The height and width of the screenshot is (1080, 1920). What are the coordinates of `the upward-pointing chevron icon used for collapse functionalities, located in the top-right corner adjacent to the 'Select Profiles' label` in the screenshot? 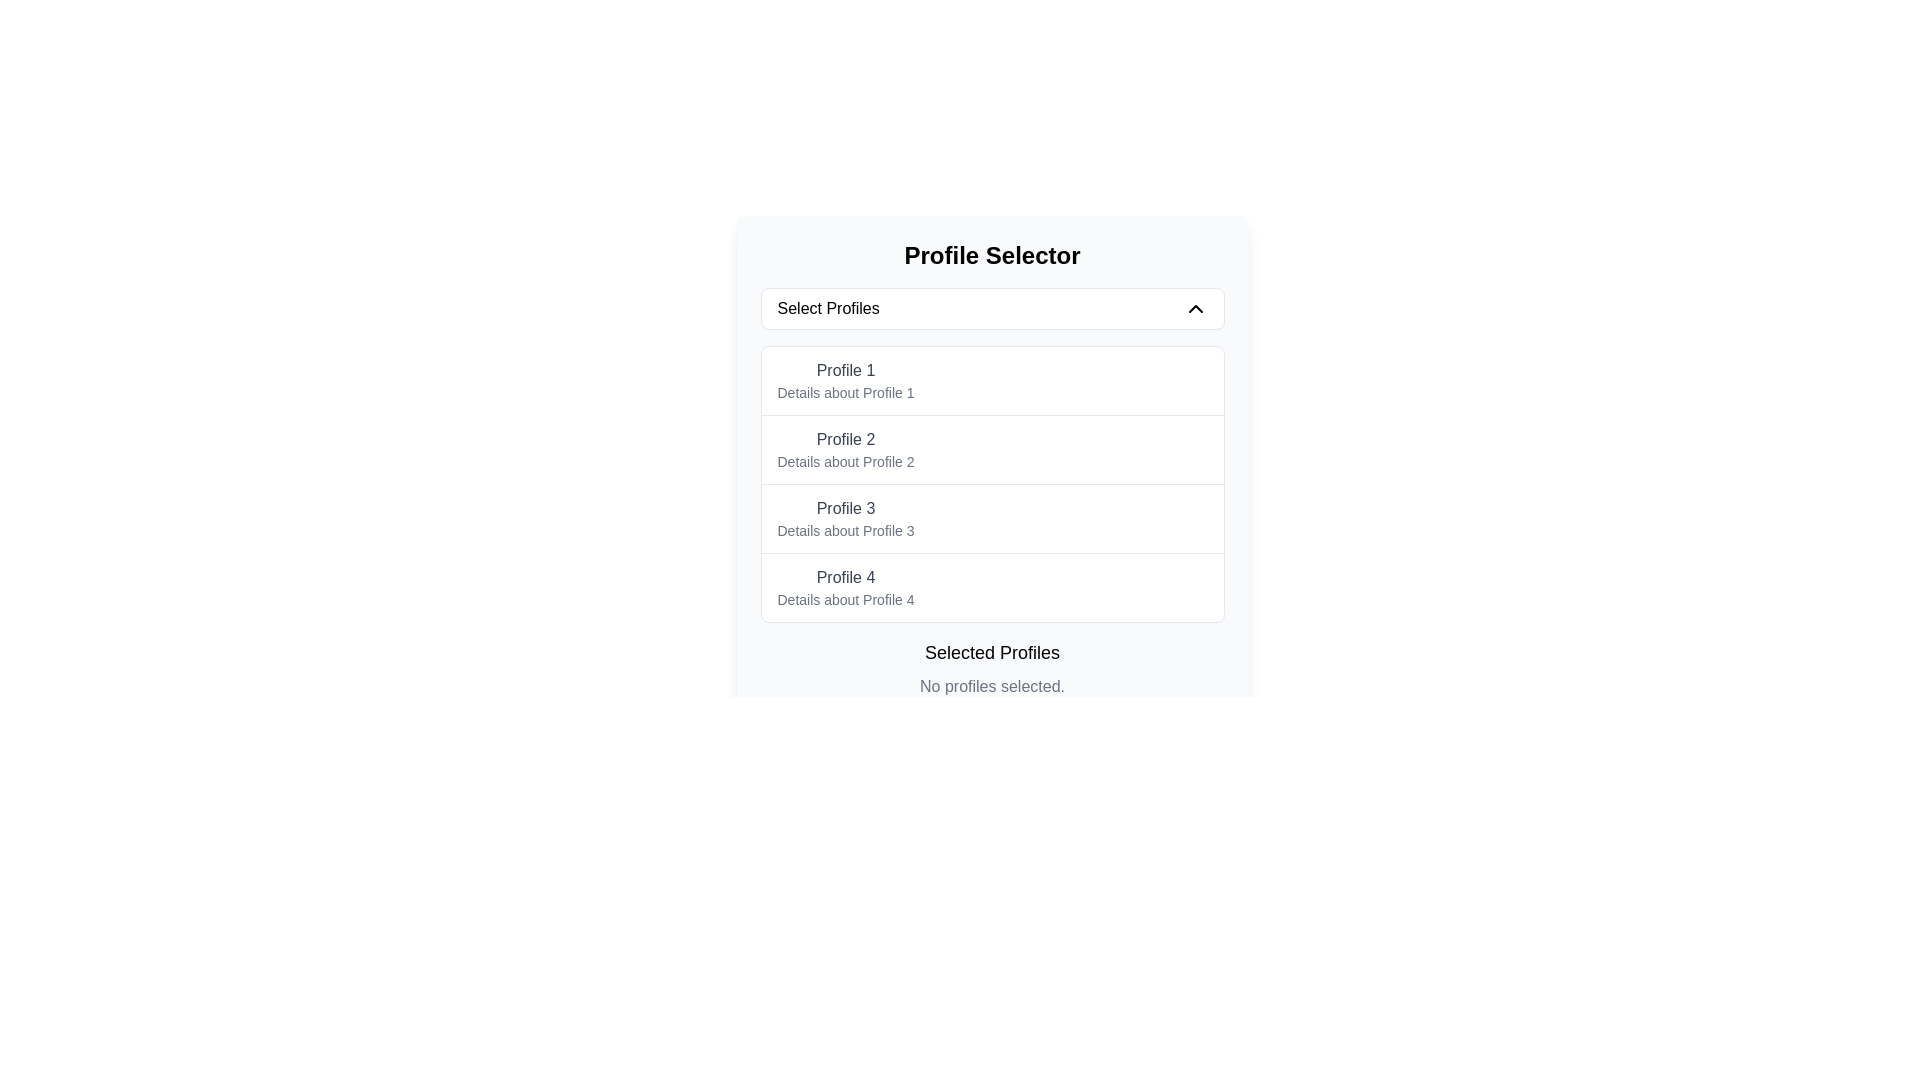 It's located at (1195, 308).